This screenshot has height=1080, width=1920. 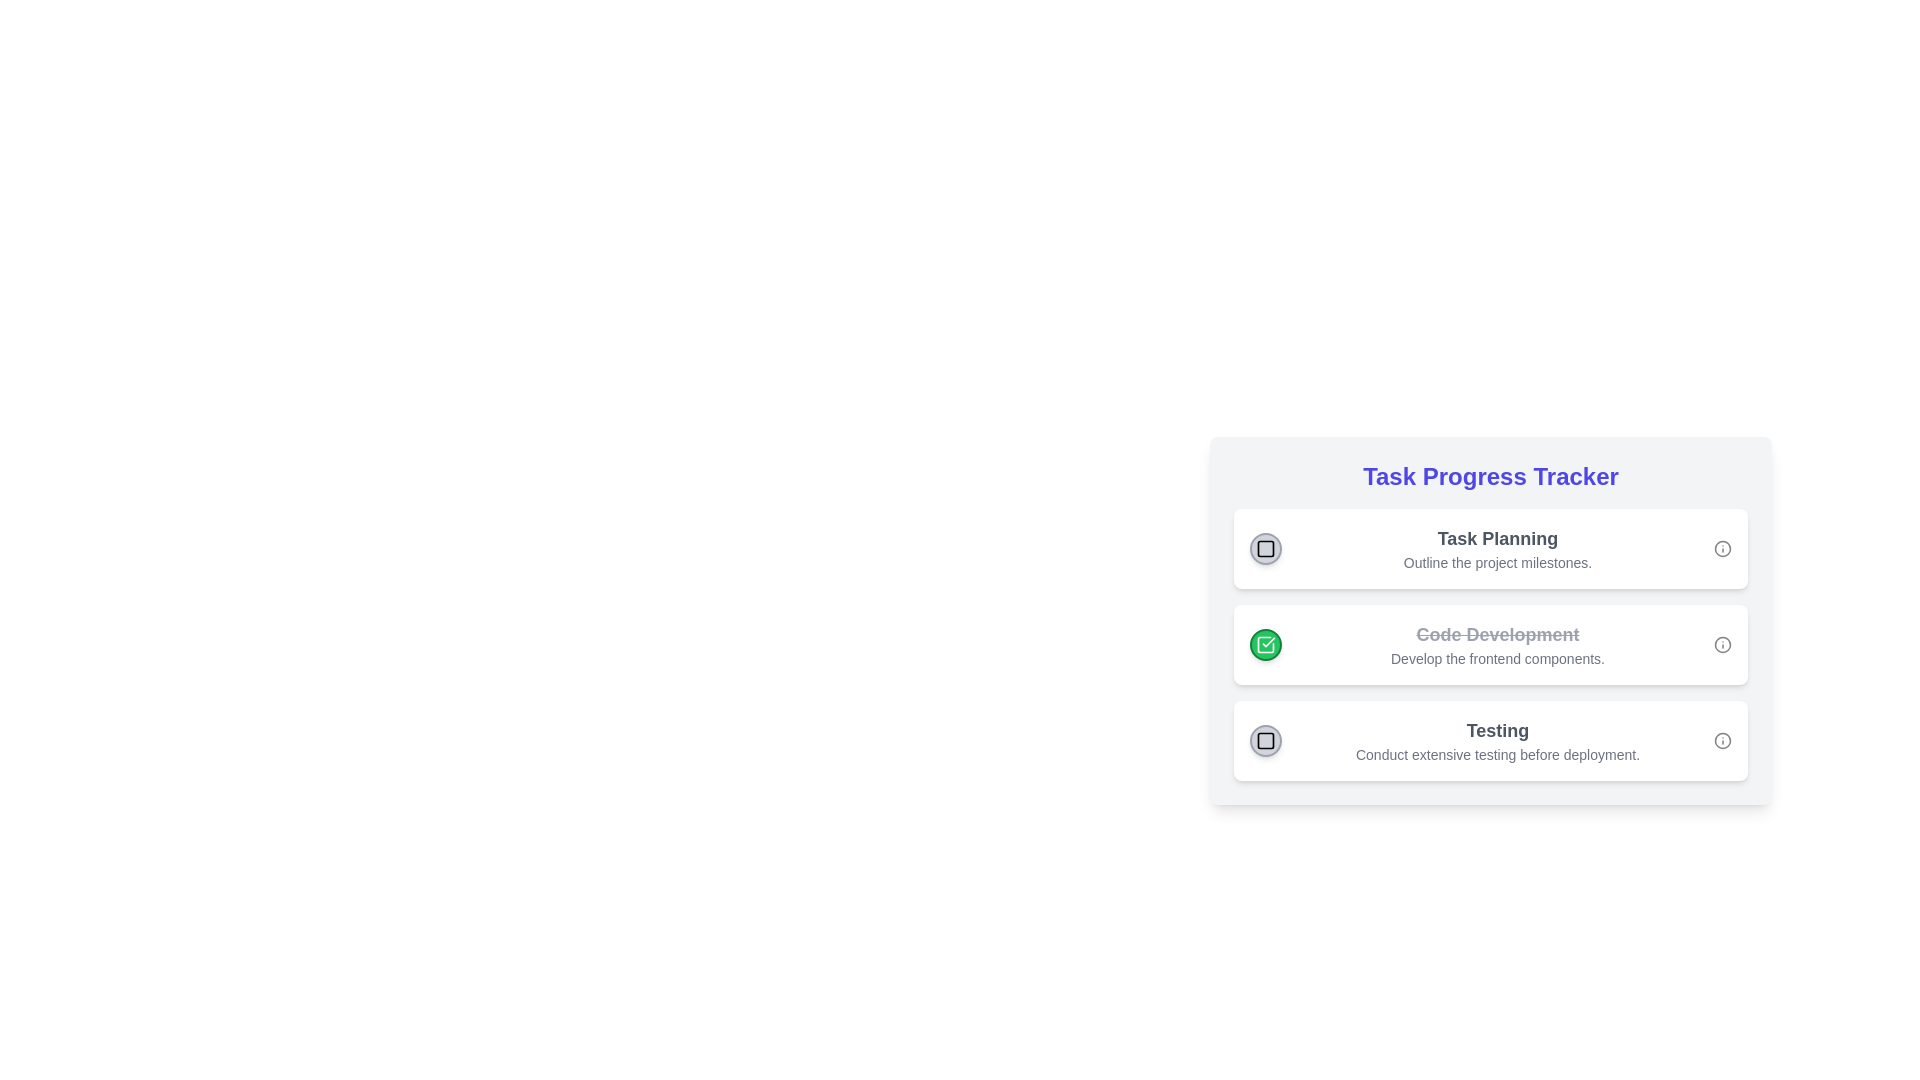 I want to click on the information icon located at the rightmost end of the 'Task Planning' row, so click(x=1722, y=548).